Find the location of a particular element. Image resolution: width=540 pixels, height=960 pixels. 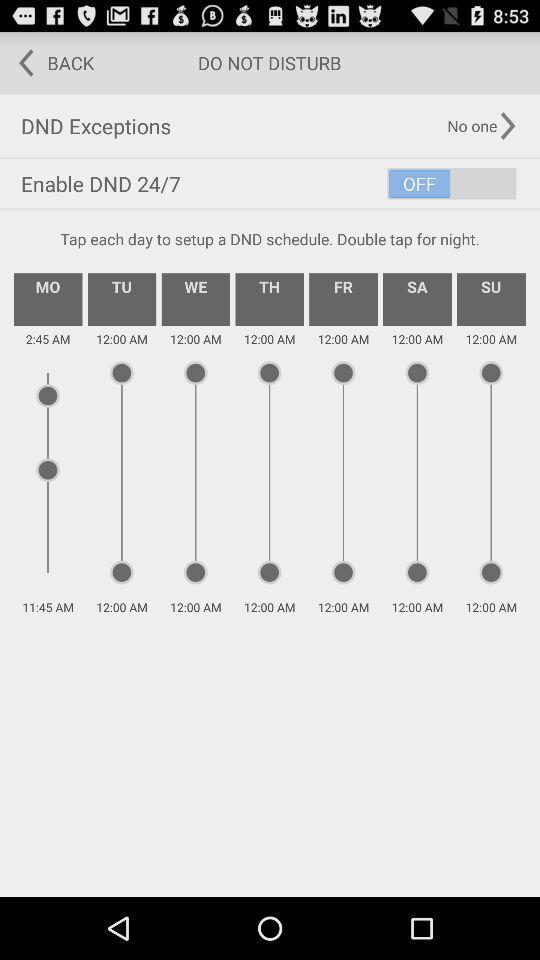

fr icon is located at coordinates (342, 298).